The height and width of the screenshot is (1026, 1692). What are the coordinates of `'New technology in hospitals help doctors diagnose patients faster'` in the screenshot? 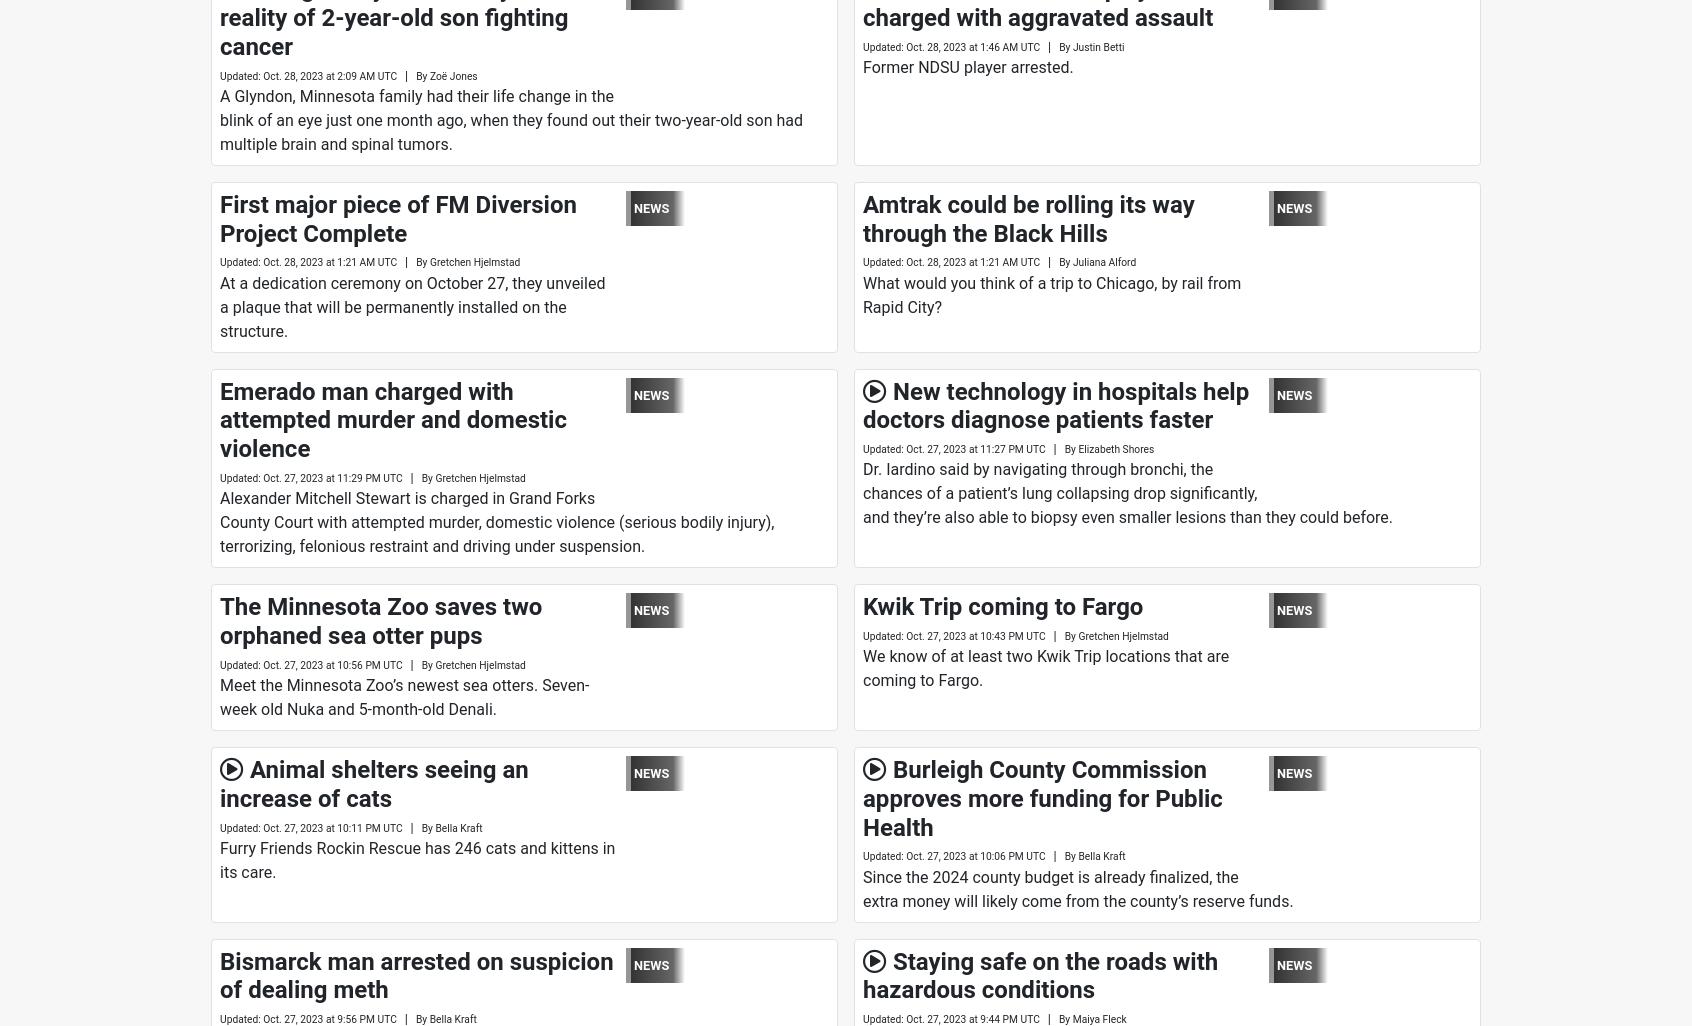 It's located at (1054, 404).